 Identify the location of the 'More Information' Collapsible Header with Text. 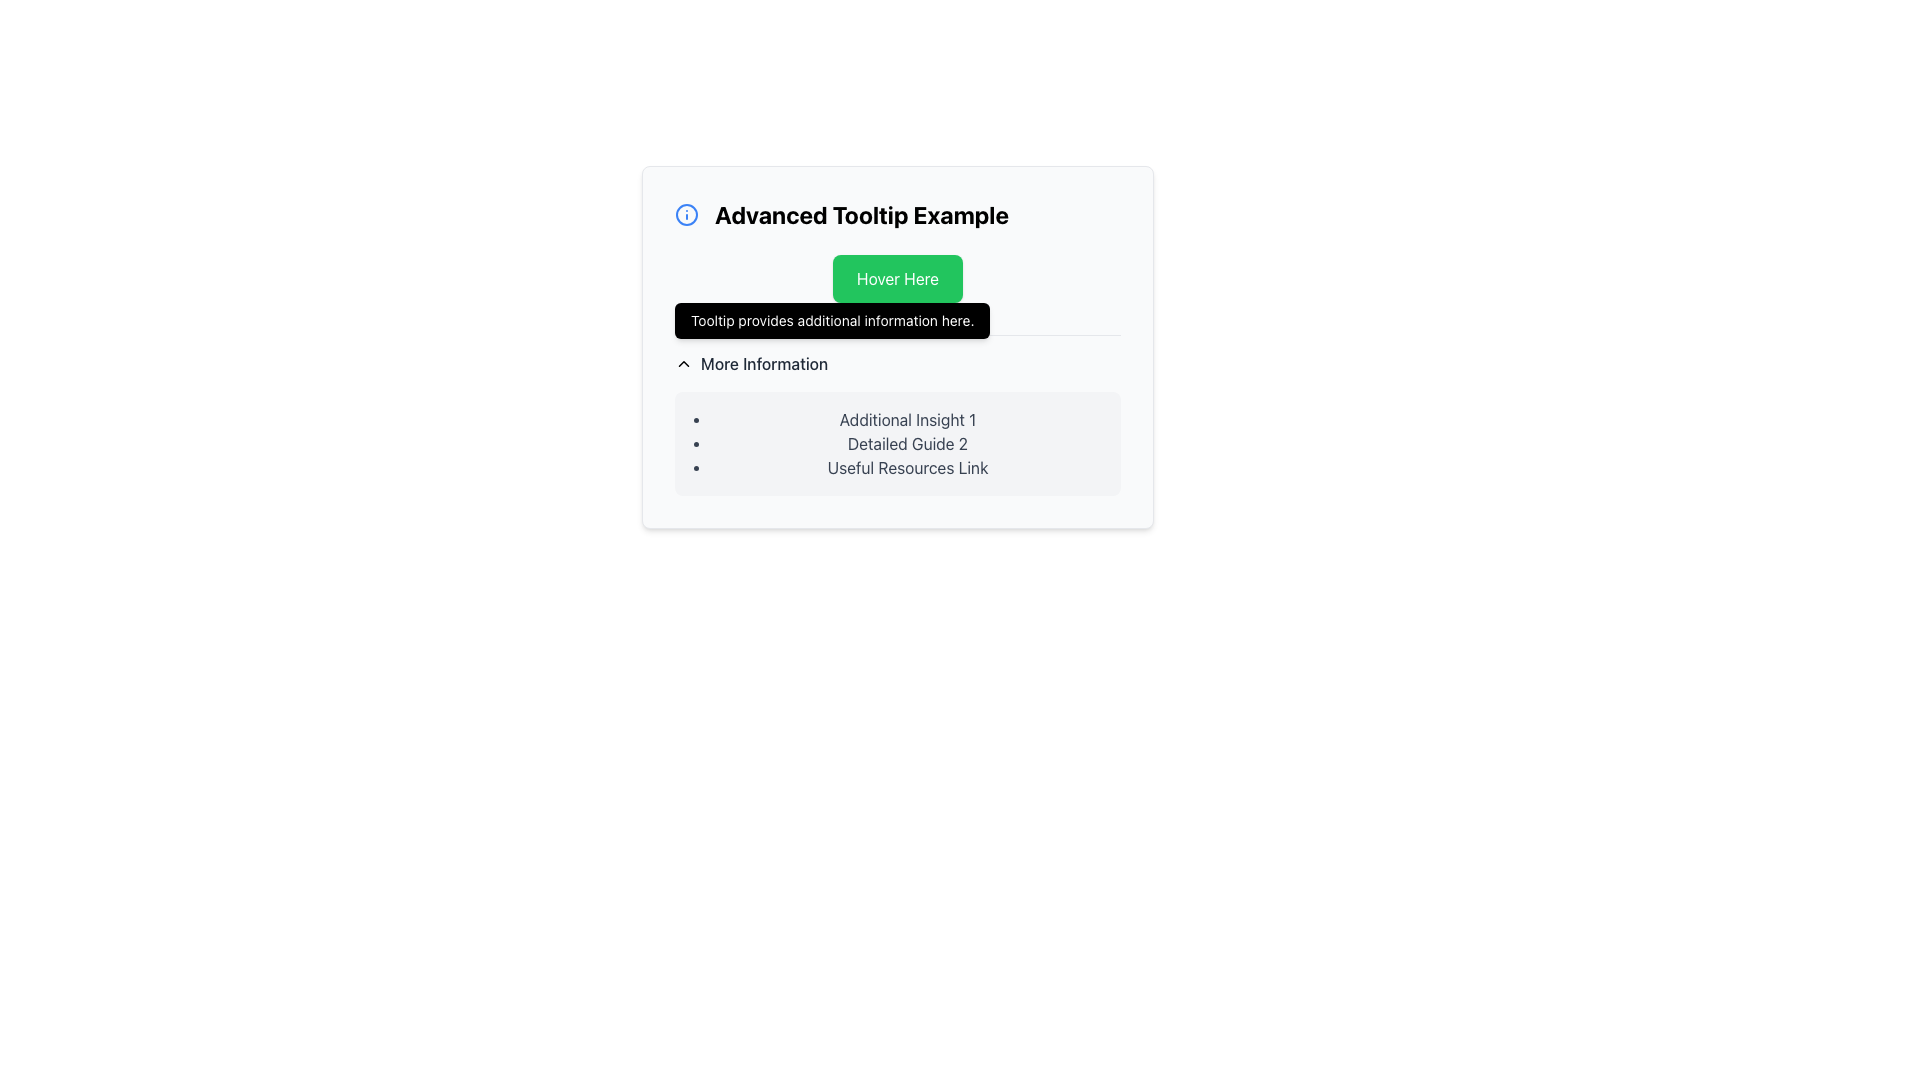
(750, 363).